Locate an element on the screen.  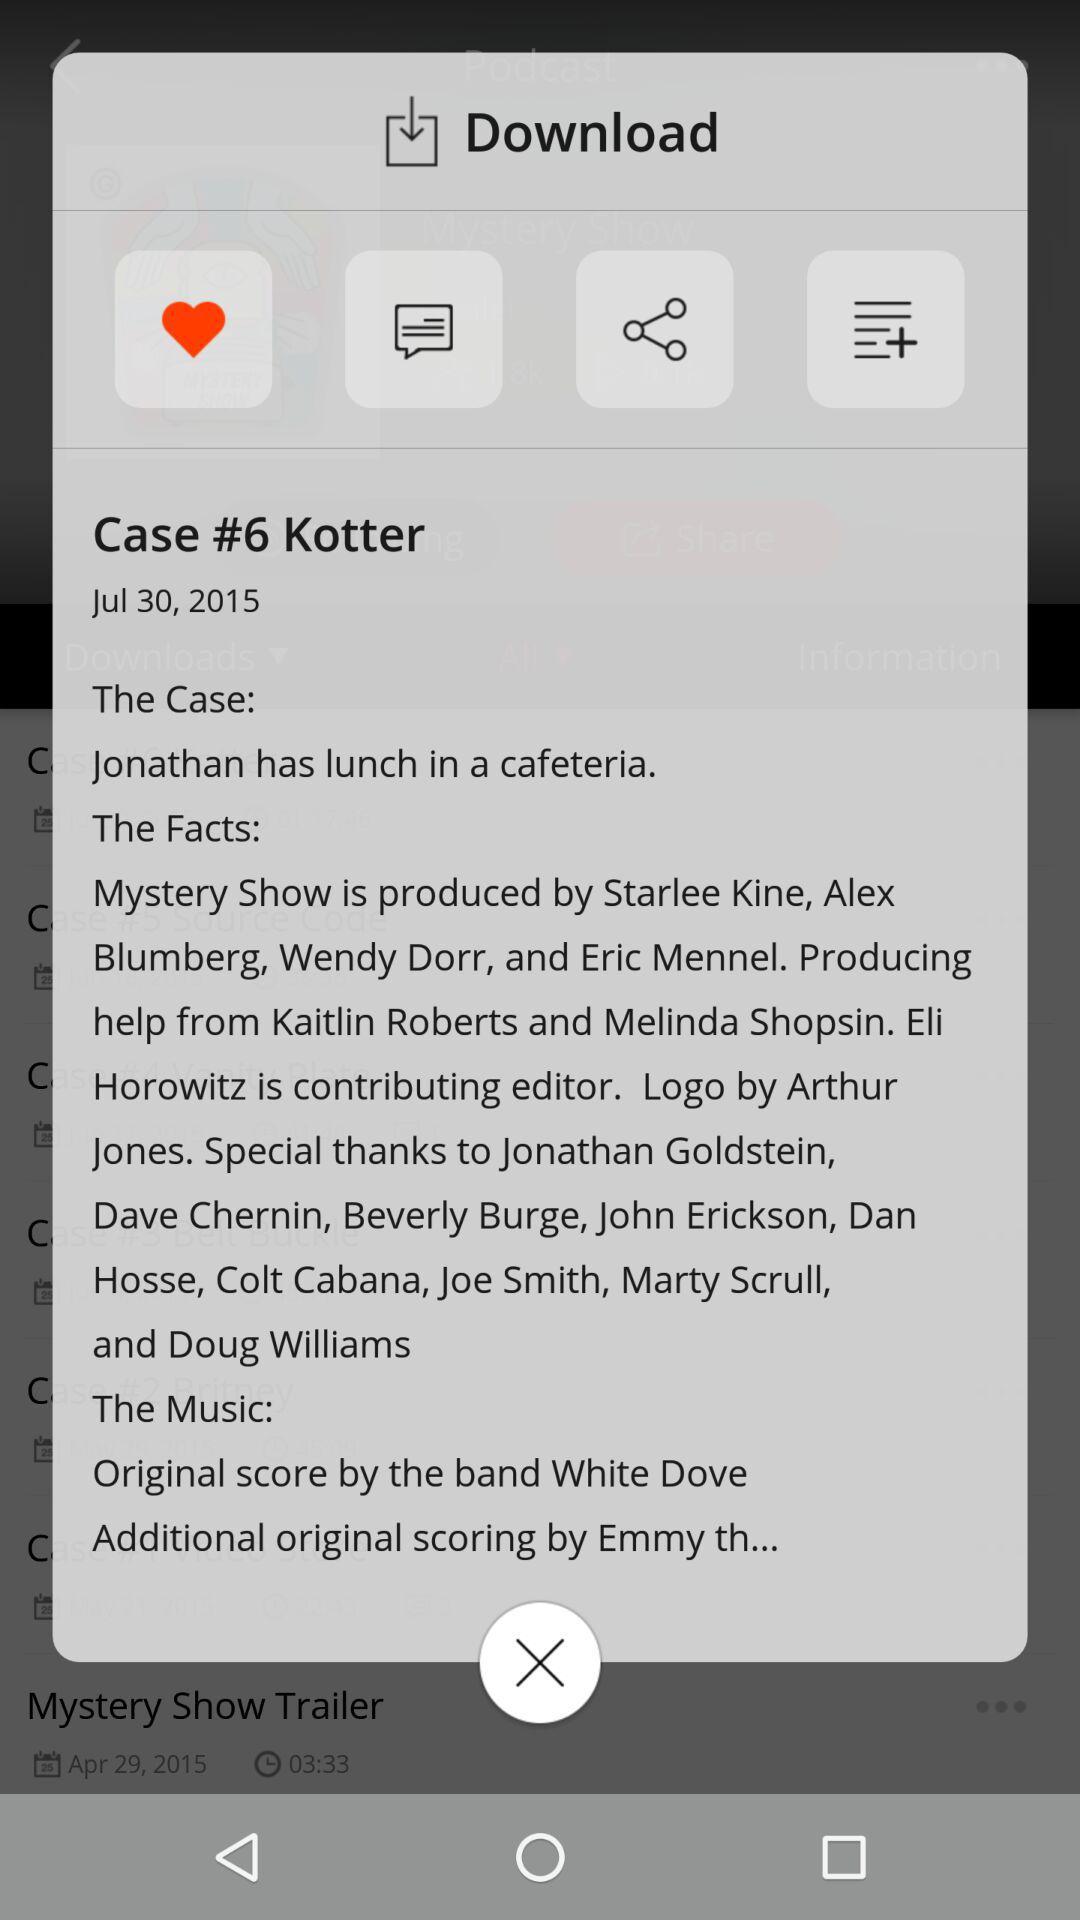
notification is located at coordinates (422, 329).